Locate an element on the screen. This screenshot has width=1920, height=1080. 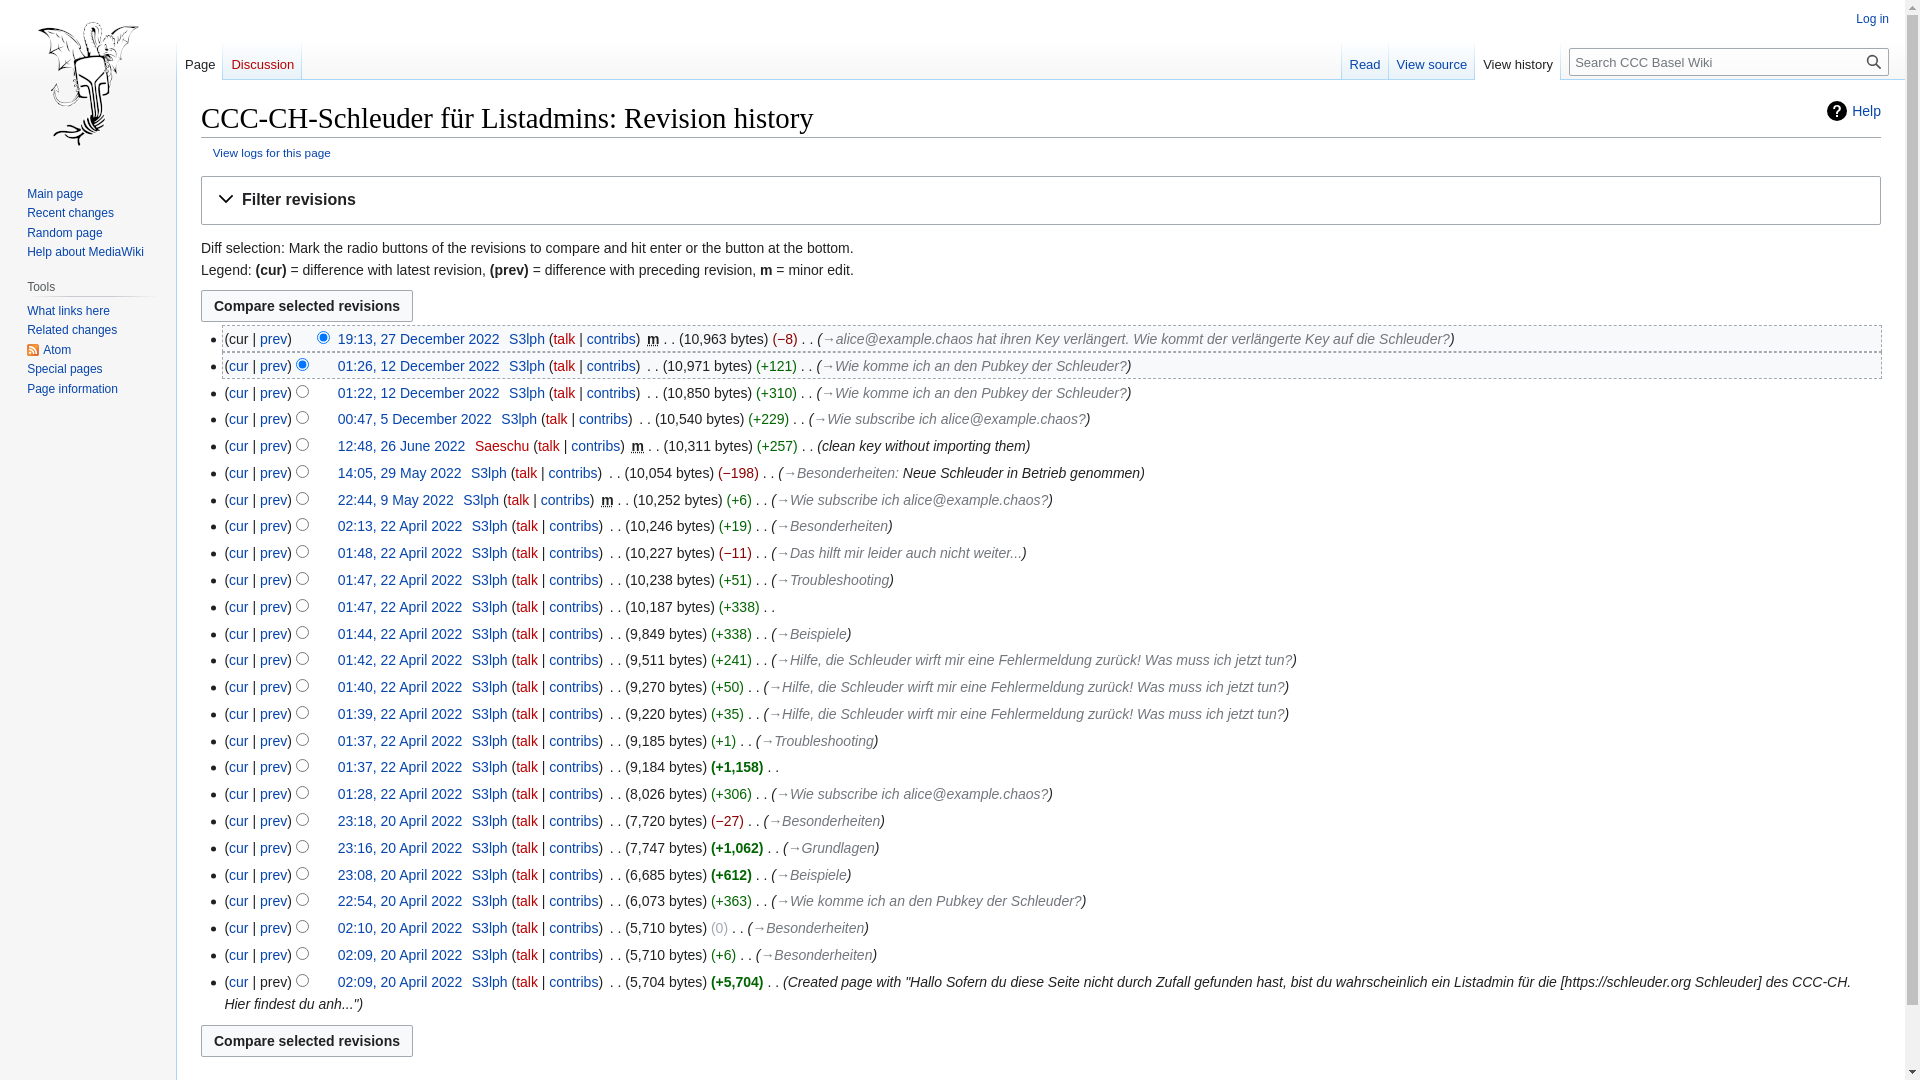
'01:47, 22 April 2022' is located at coordinates (337, 579).